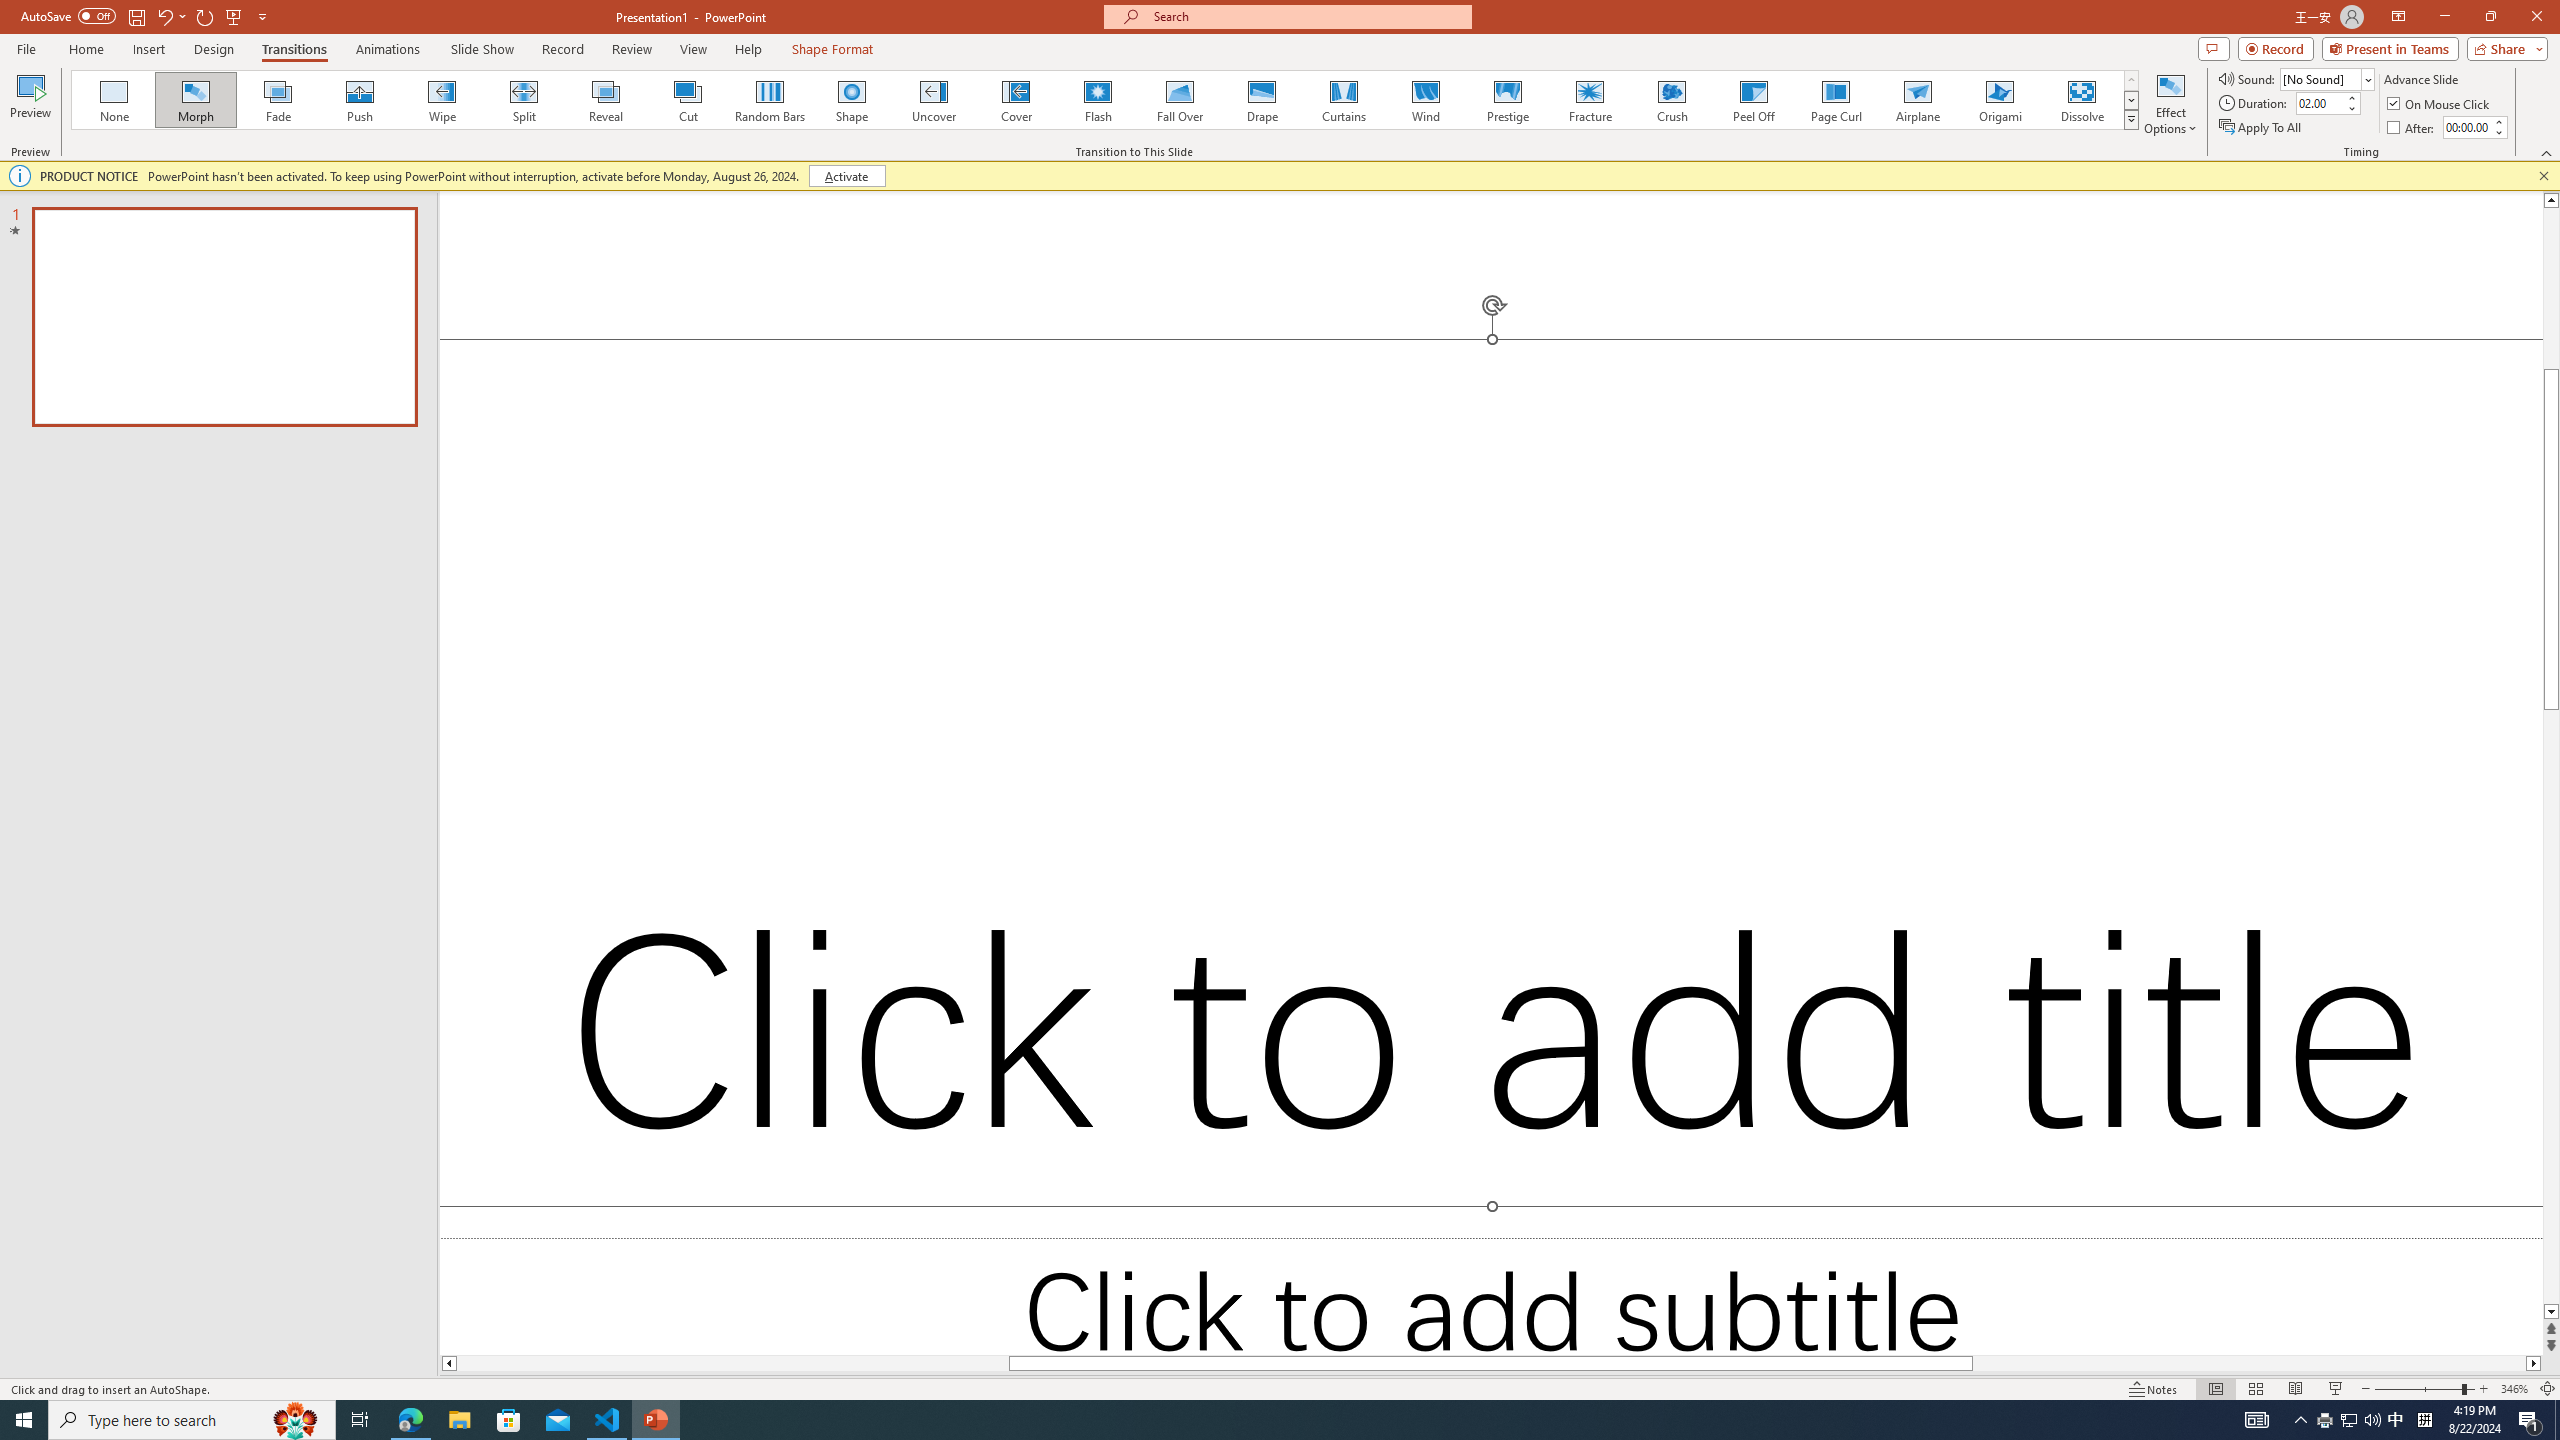  I want to click on 'Wind', so click(1424, 99).